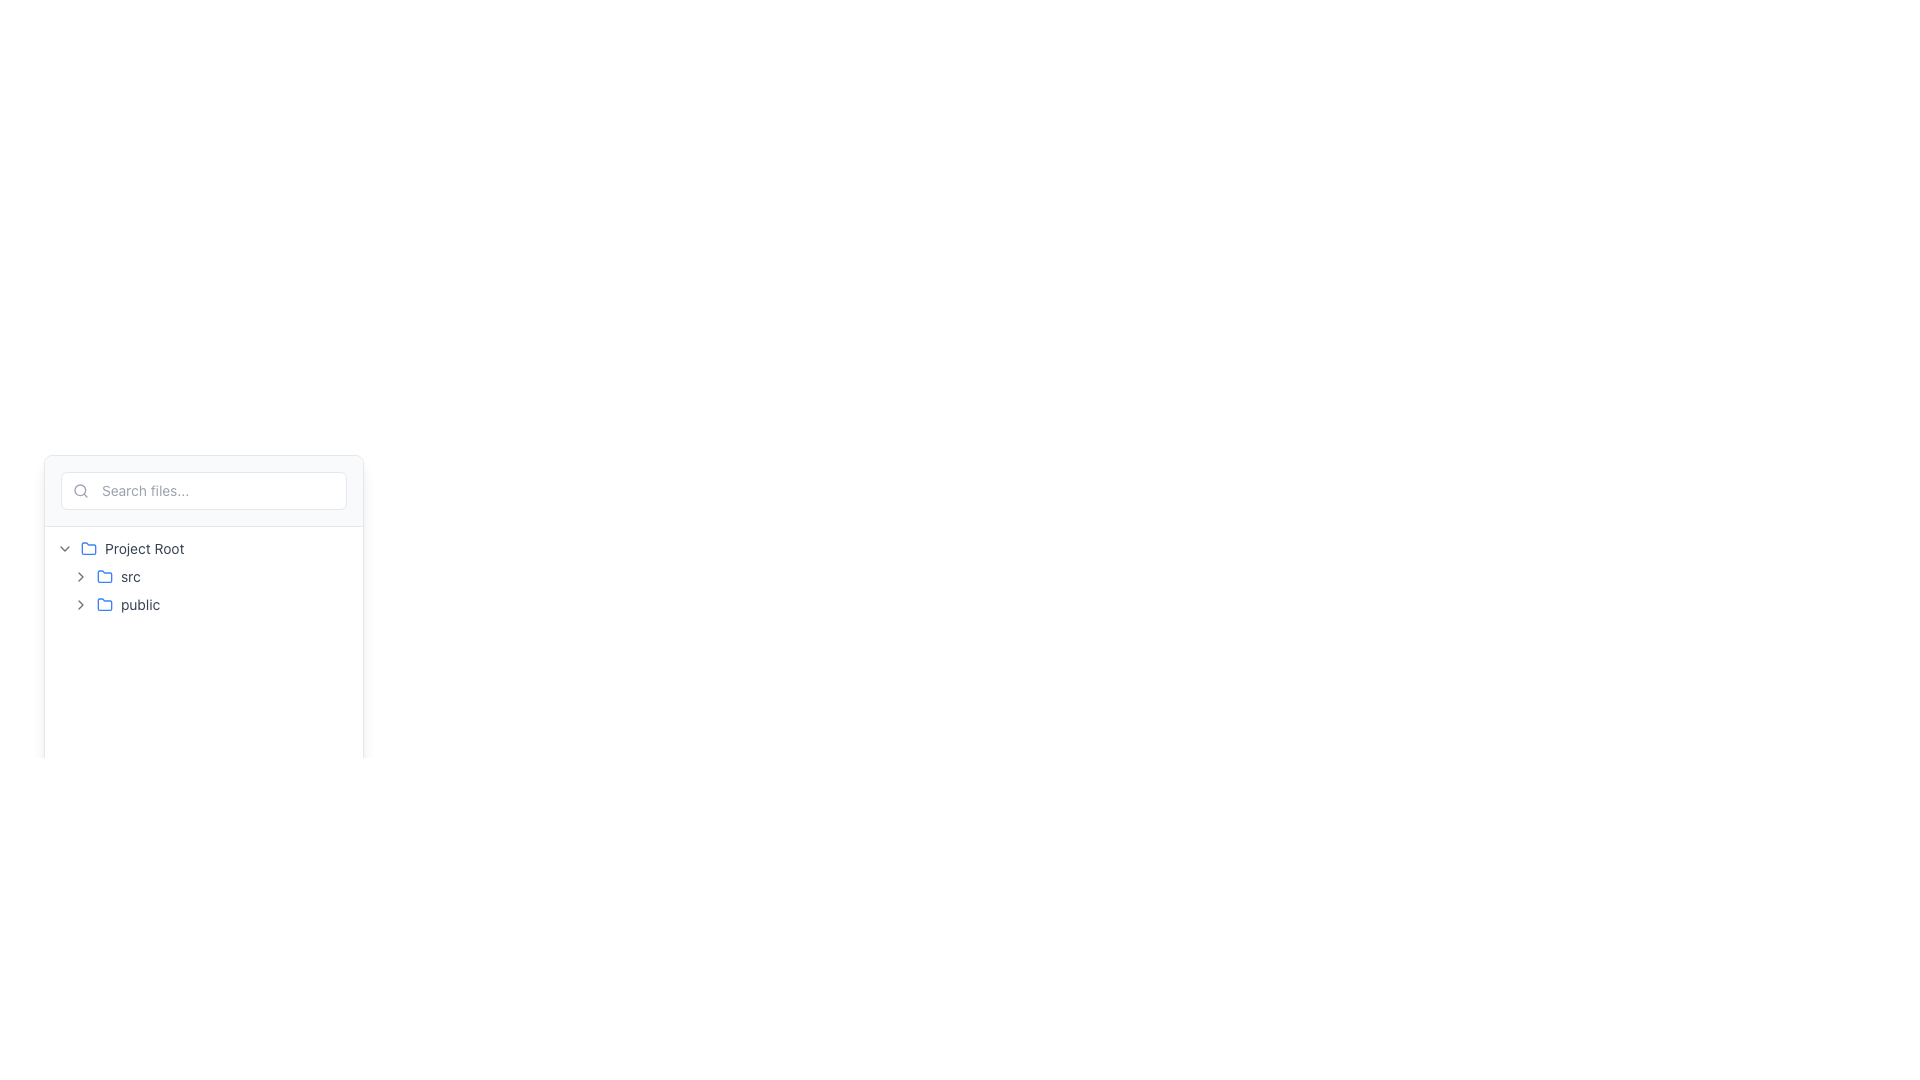  I want to click on the highlighted folder named 'src', so click(203, 577).